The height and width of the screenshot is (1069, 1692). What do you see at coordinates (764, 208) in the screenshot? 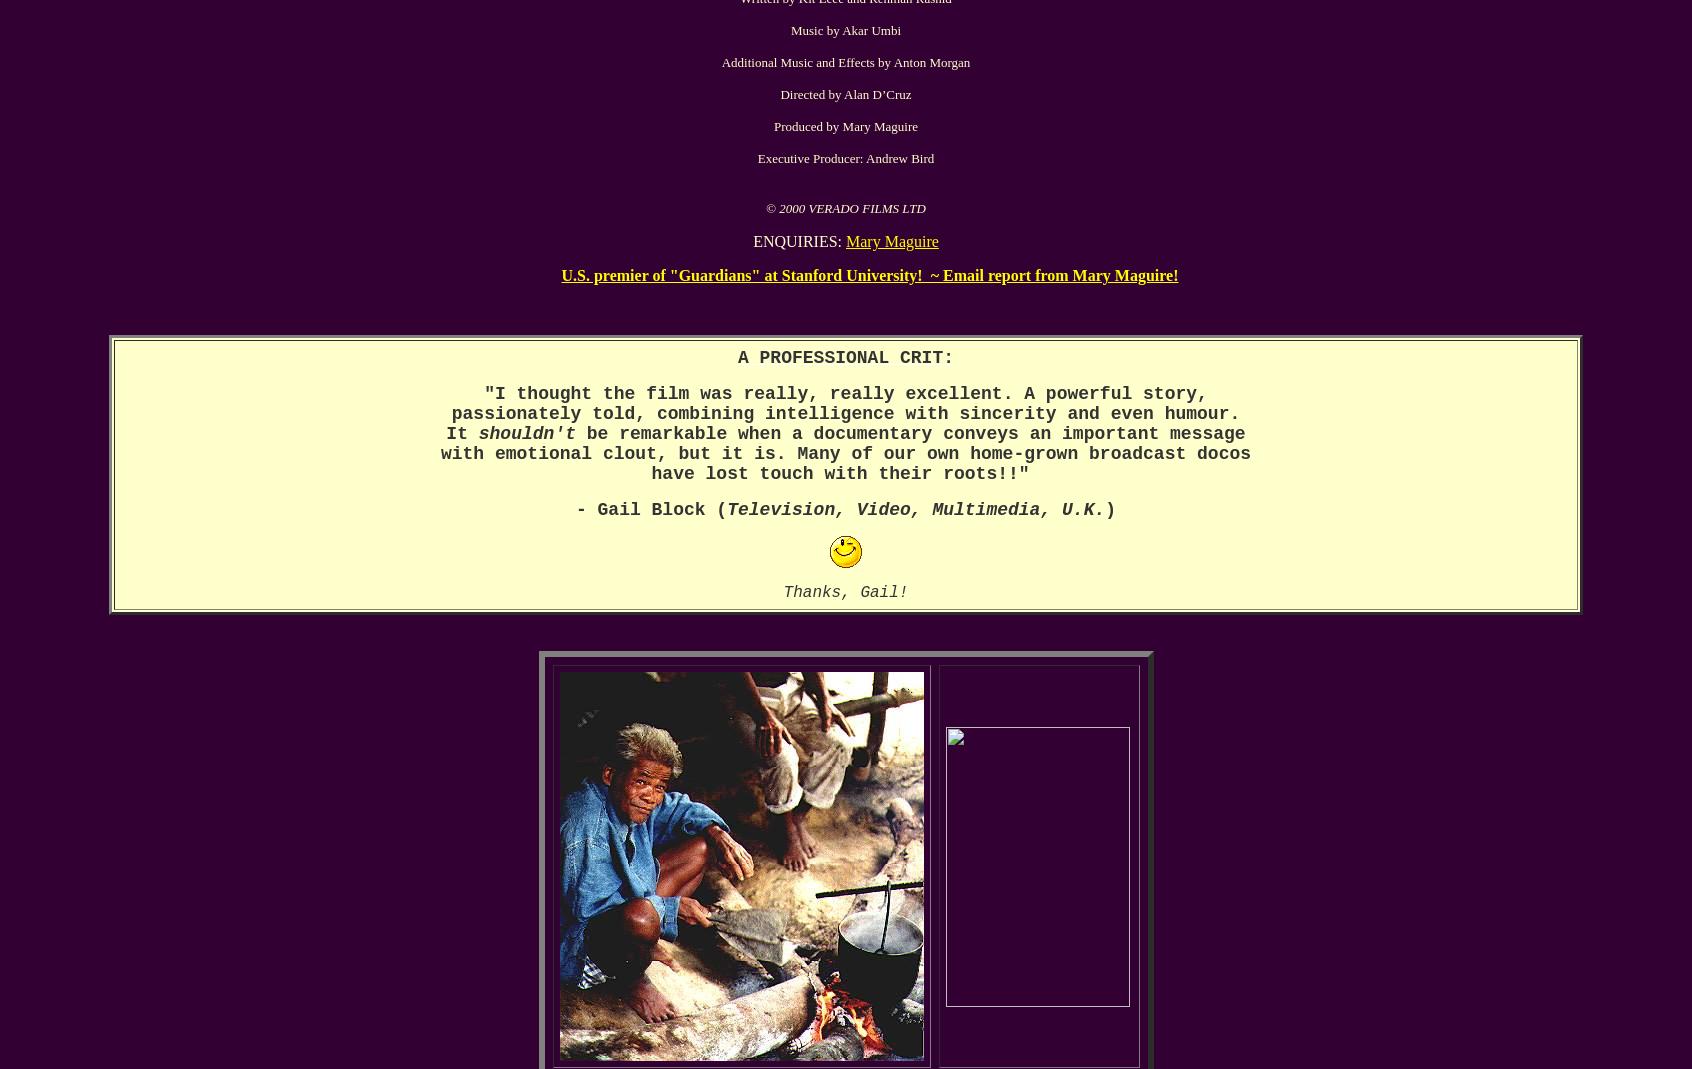
I see `'© 2000 VERADO FILMS LTD'` at bounding box center [764, 208].